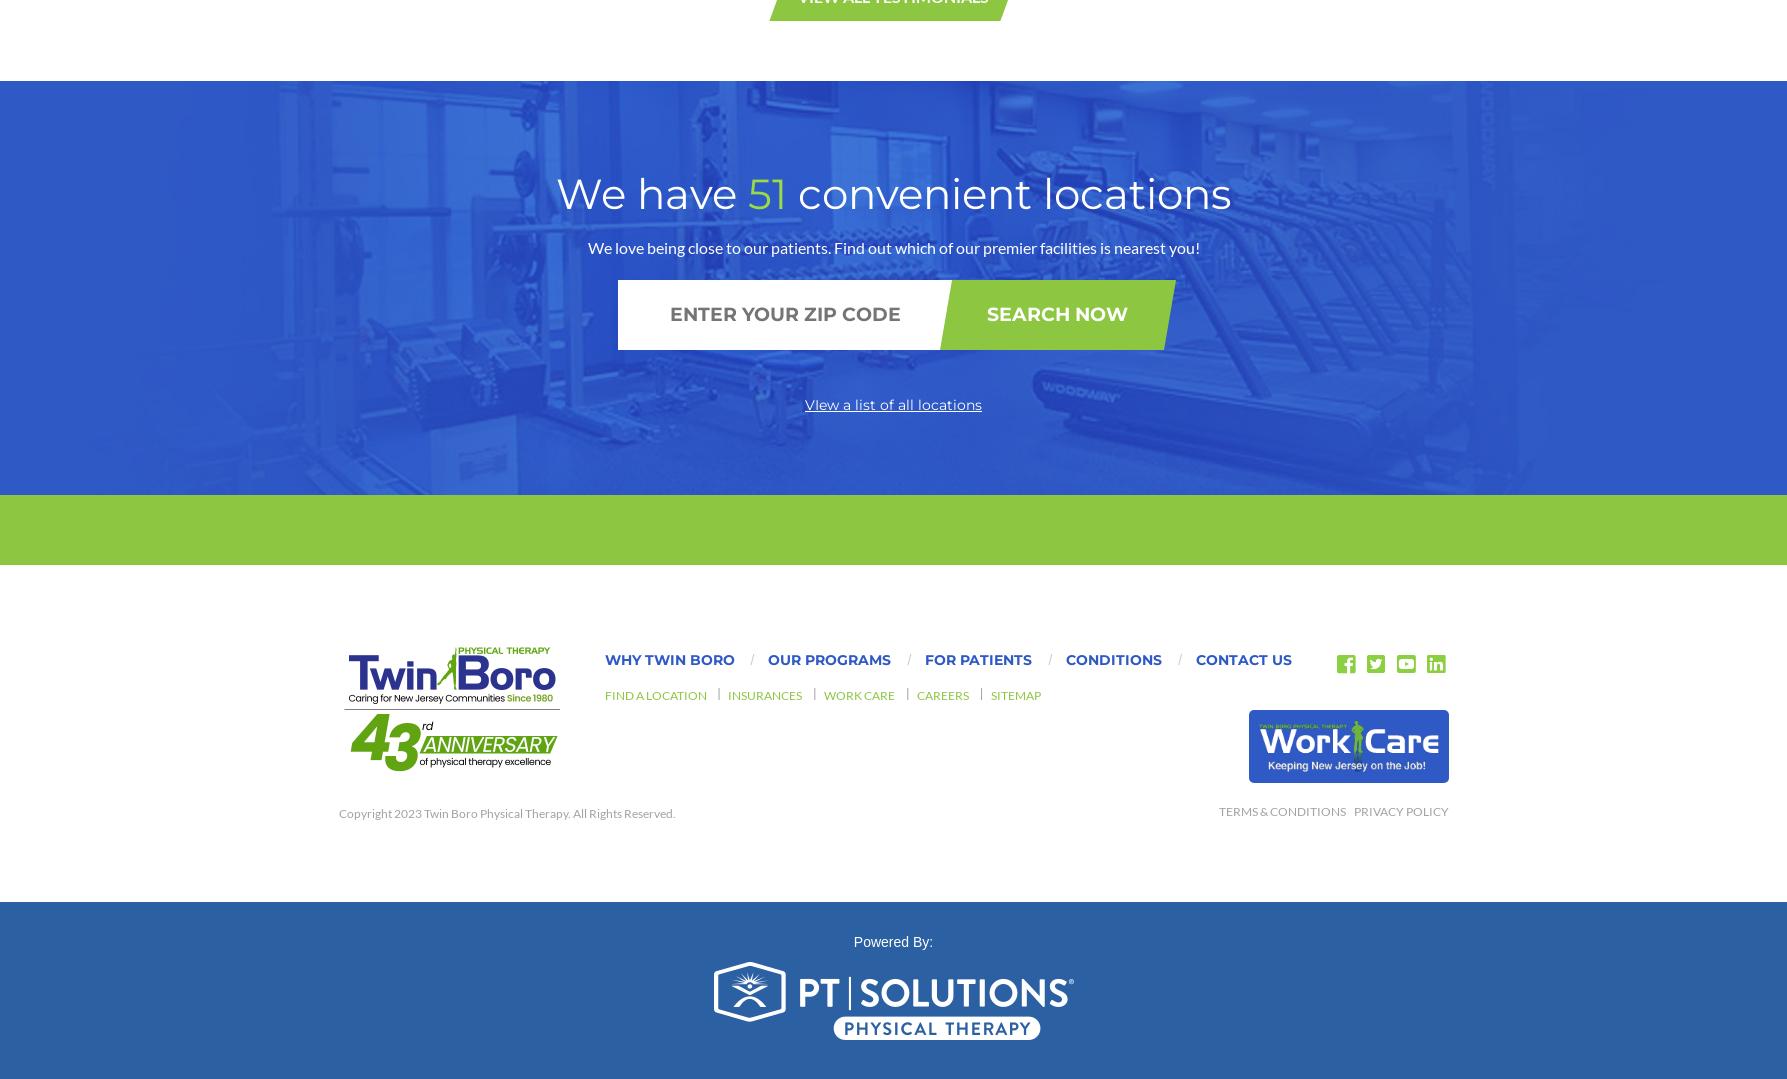  Describe the element at coordinates (829, 179) in the screenshot. I see `'Our Programs'` at that location.